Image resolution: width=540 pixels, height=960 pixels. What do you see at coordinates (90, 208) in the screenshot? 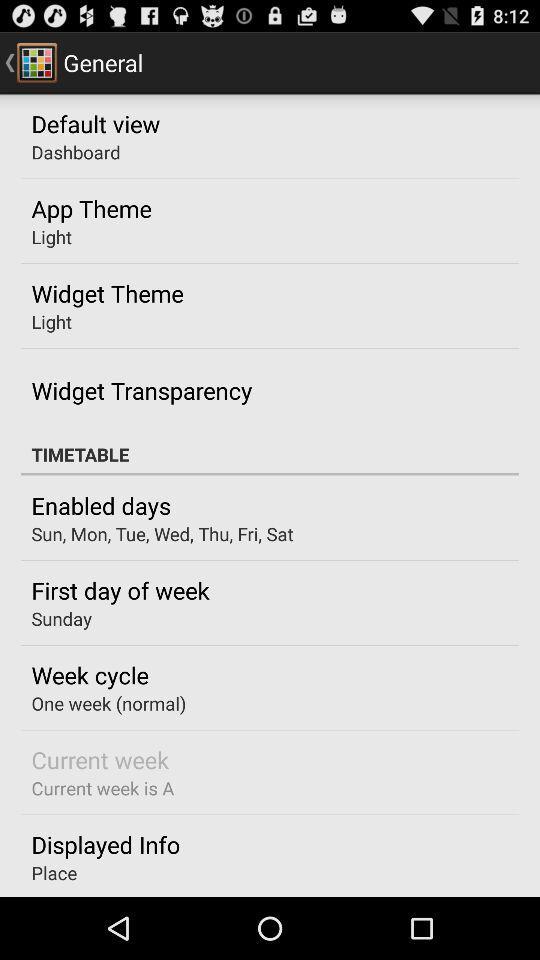
I see `the icon above light item` at bounding box center [90, 208].